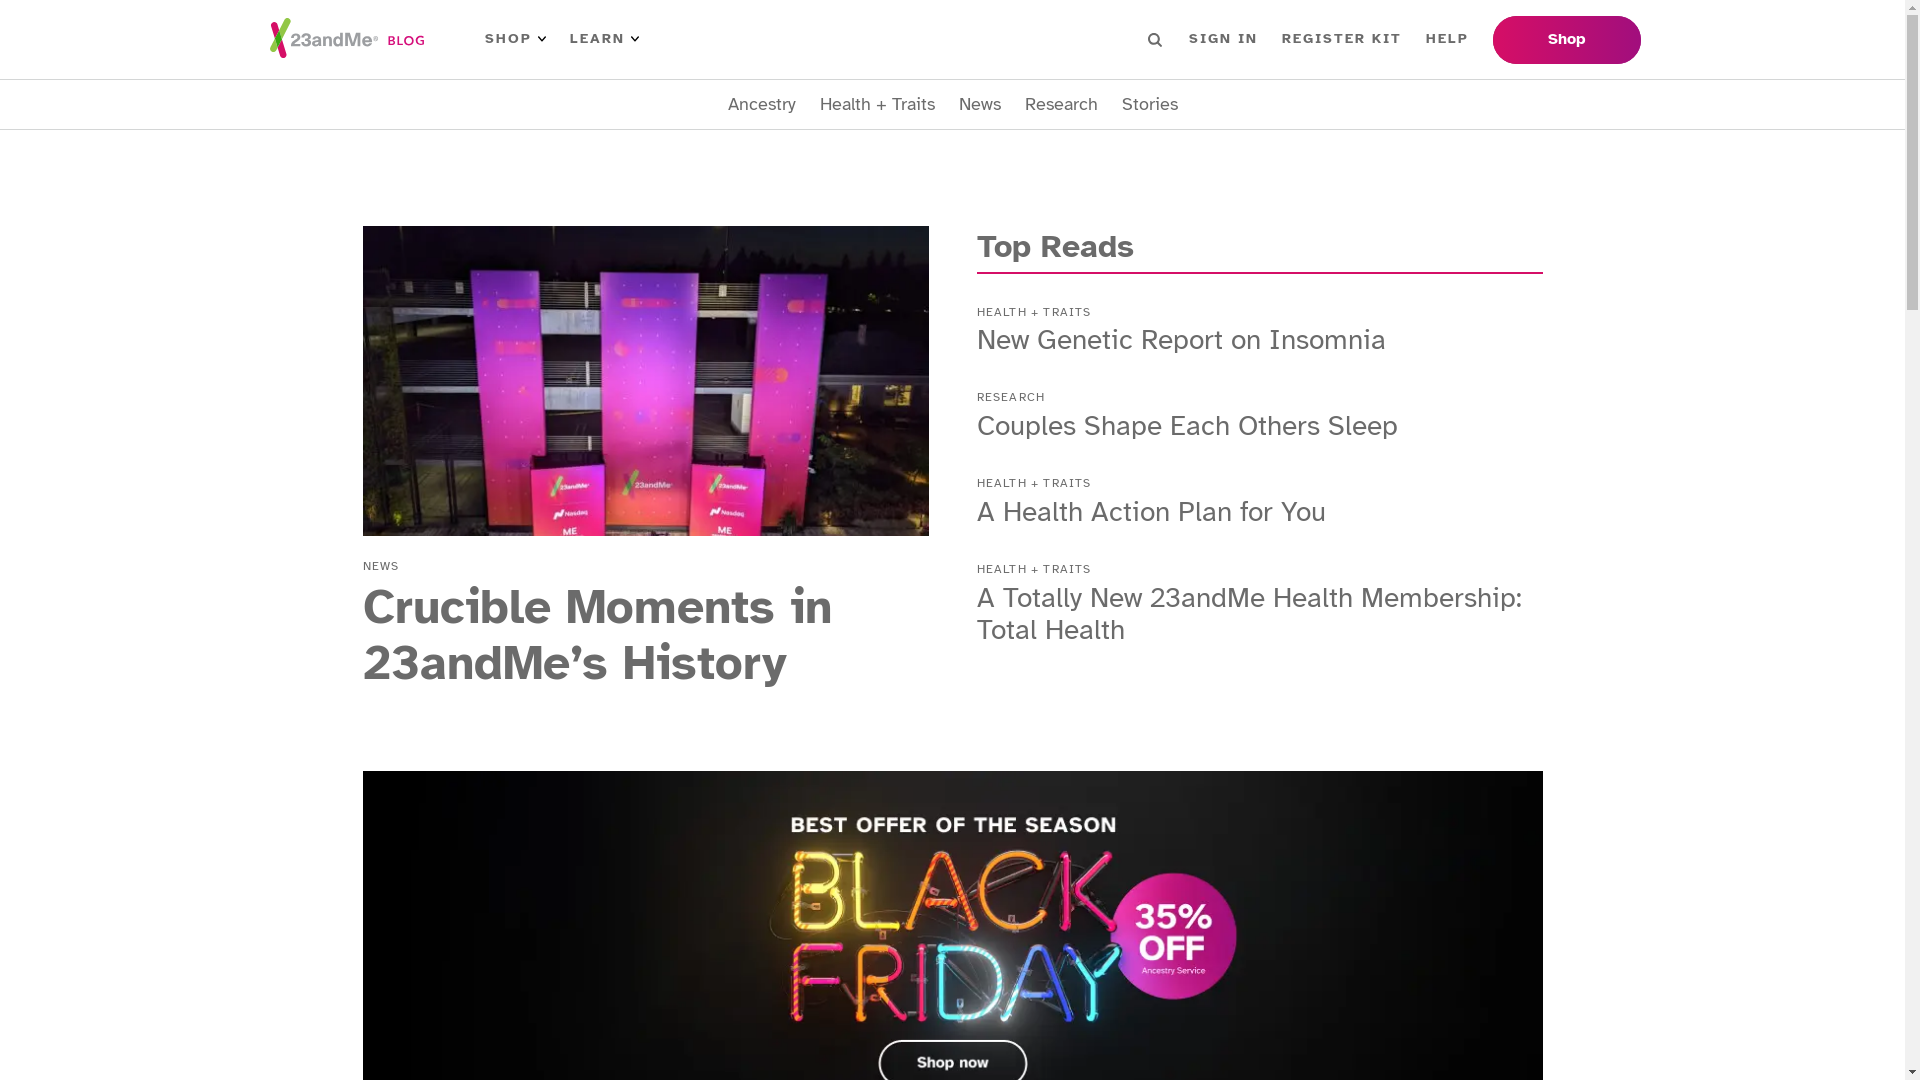 Image resolution: width=1920 pixels, height=1080 pixels. Describe the element at coordinates (1342, 38) in the screenshot. I see `'REGISTER KIT'` at that location.